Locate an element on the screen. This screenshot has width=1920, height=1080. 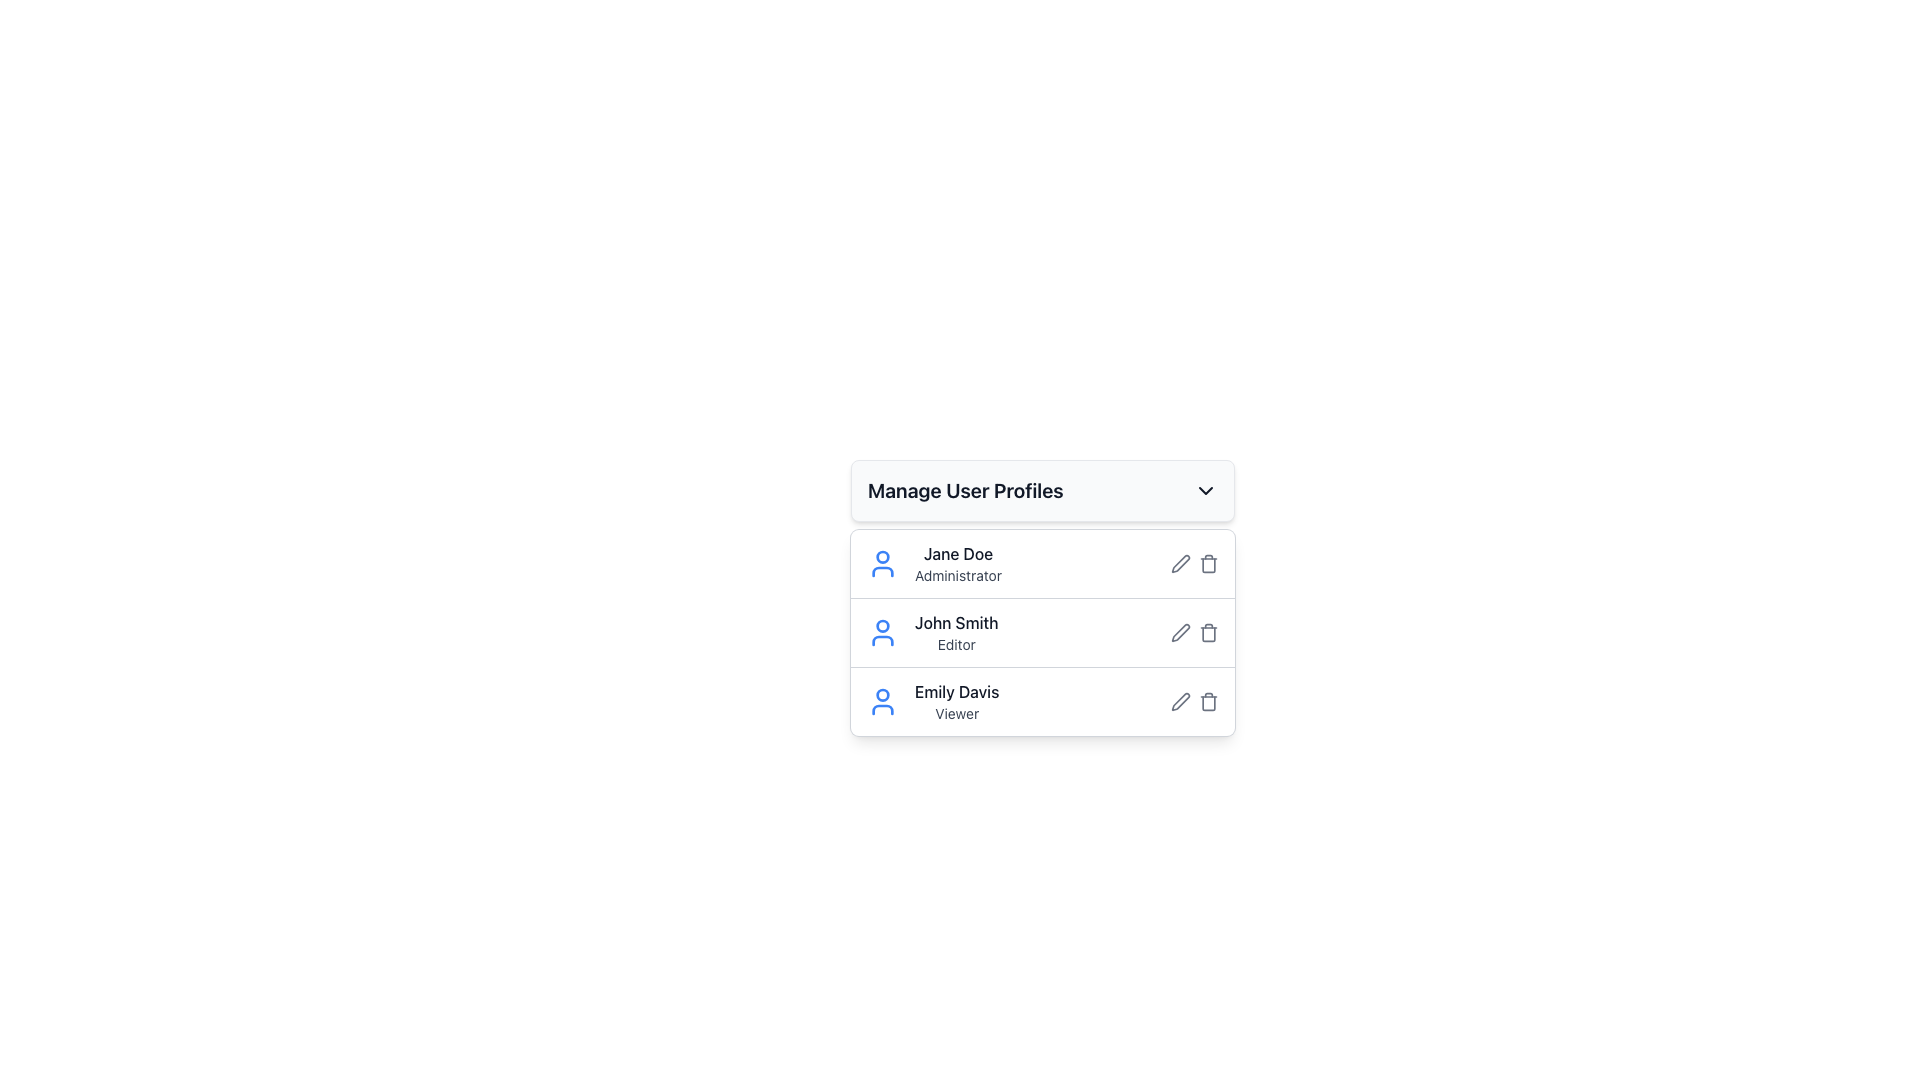
the trash bin icon located at the far right of the user action row for 'John Smith' is located at coordinates (1208, 632).